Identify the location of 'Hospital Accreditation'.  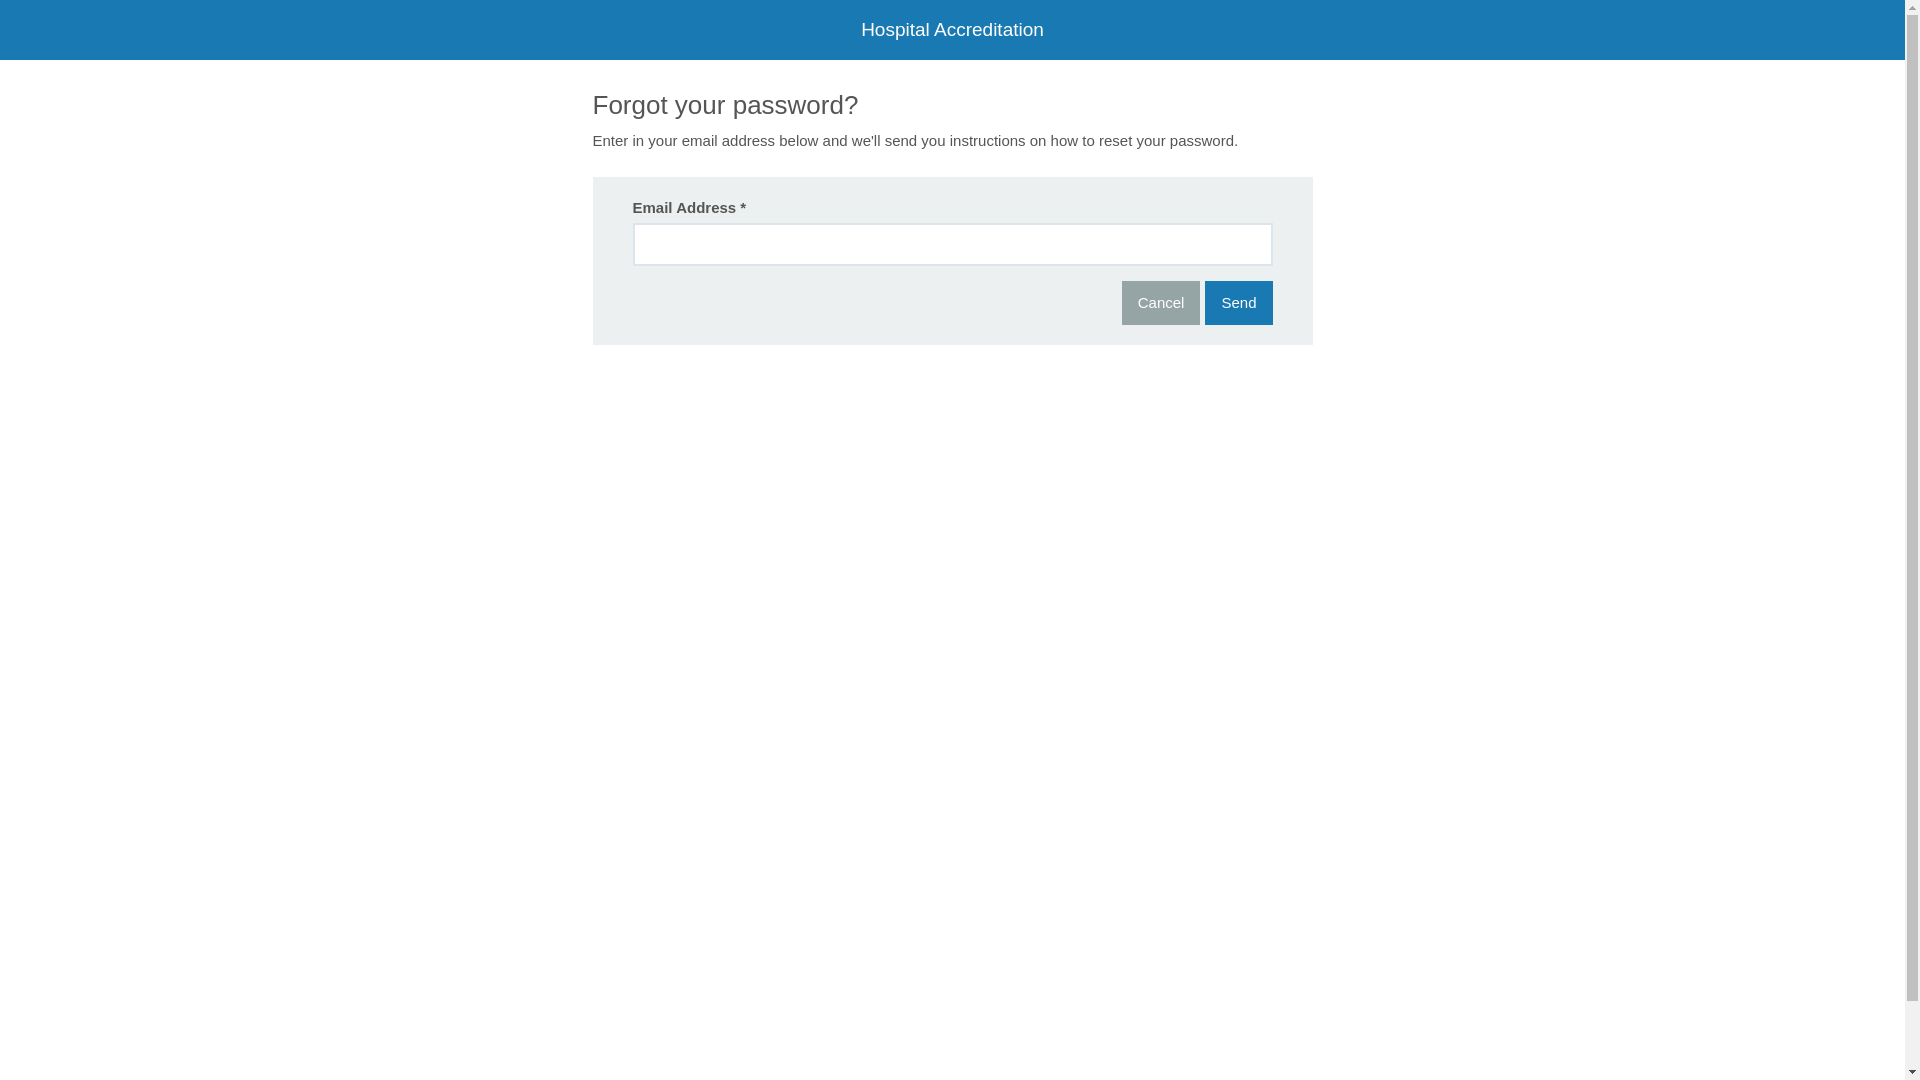
(951, 30).